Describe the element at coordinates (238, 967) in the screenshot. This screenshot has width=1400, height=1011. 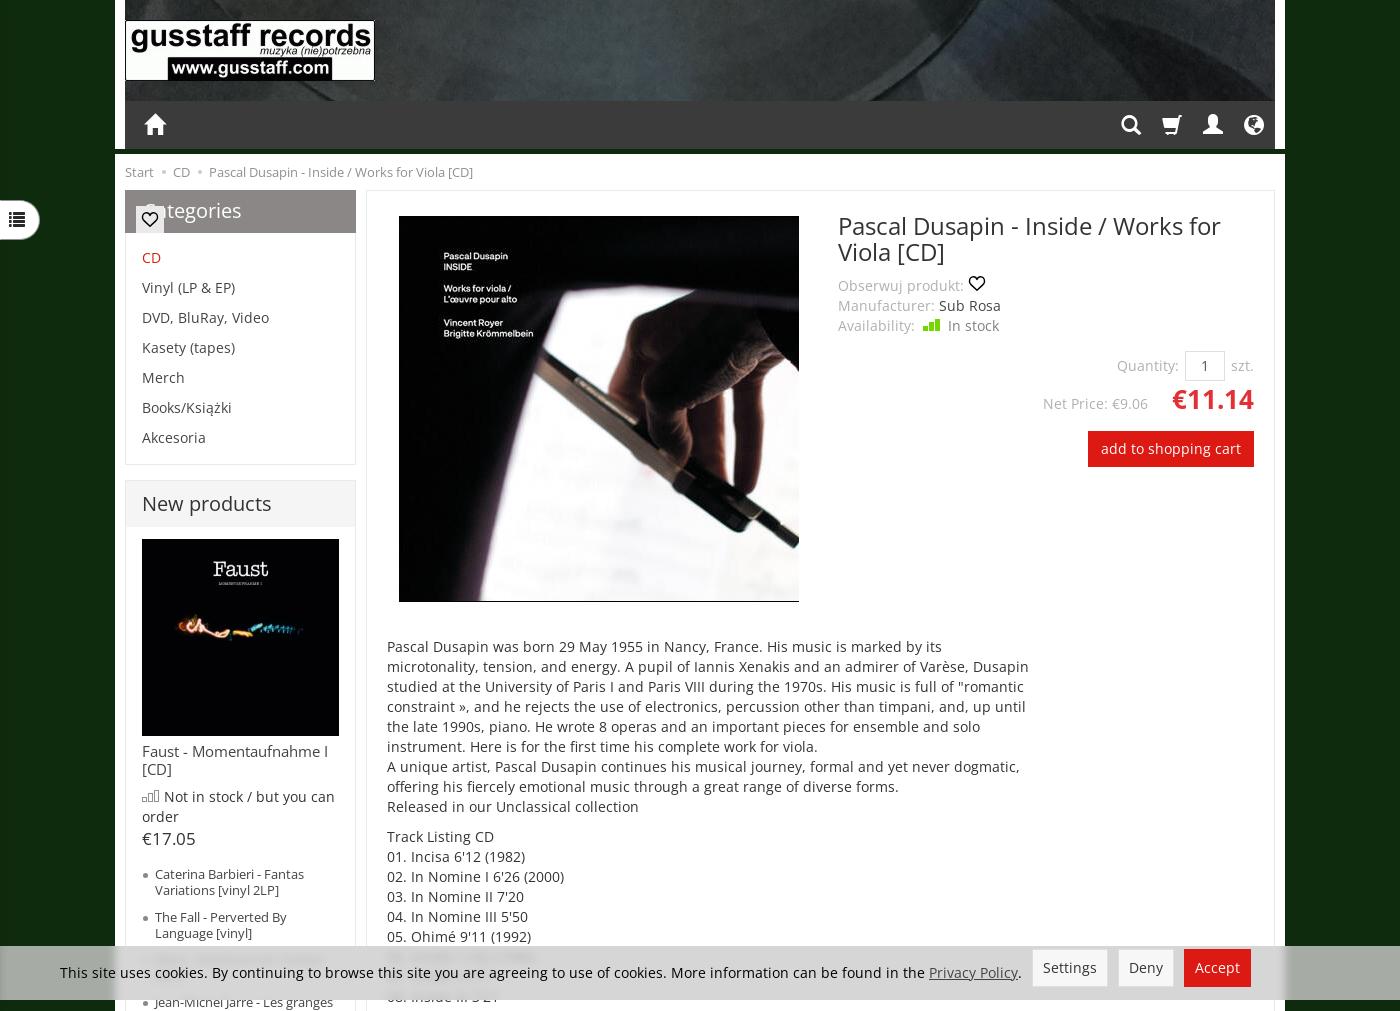
I see `'Devo - Hardcore Vol. 2 [vinyl 2LP]'` at that location.